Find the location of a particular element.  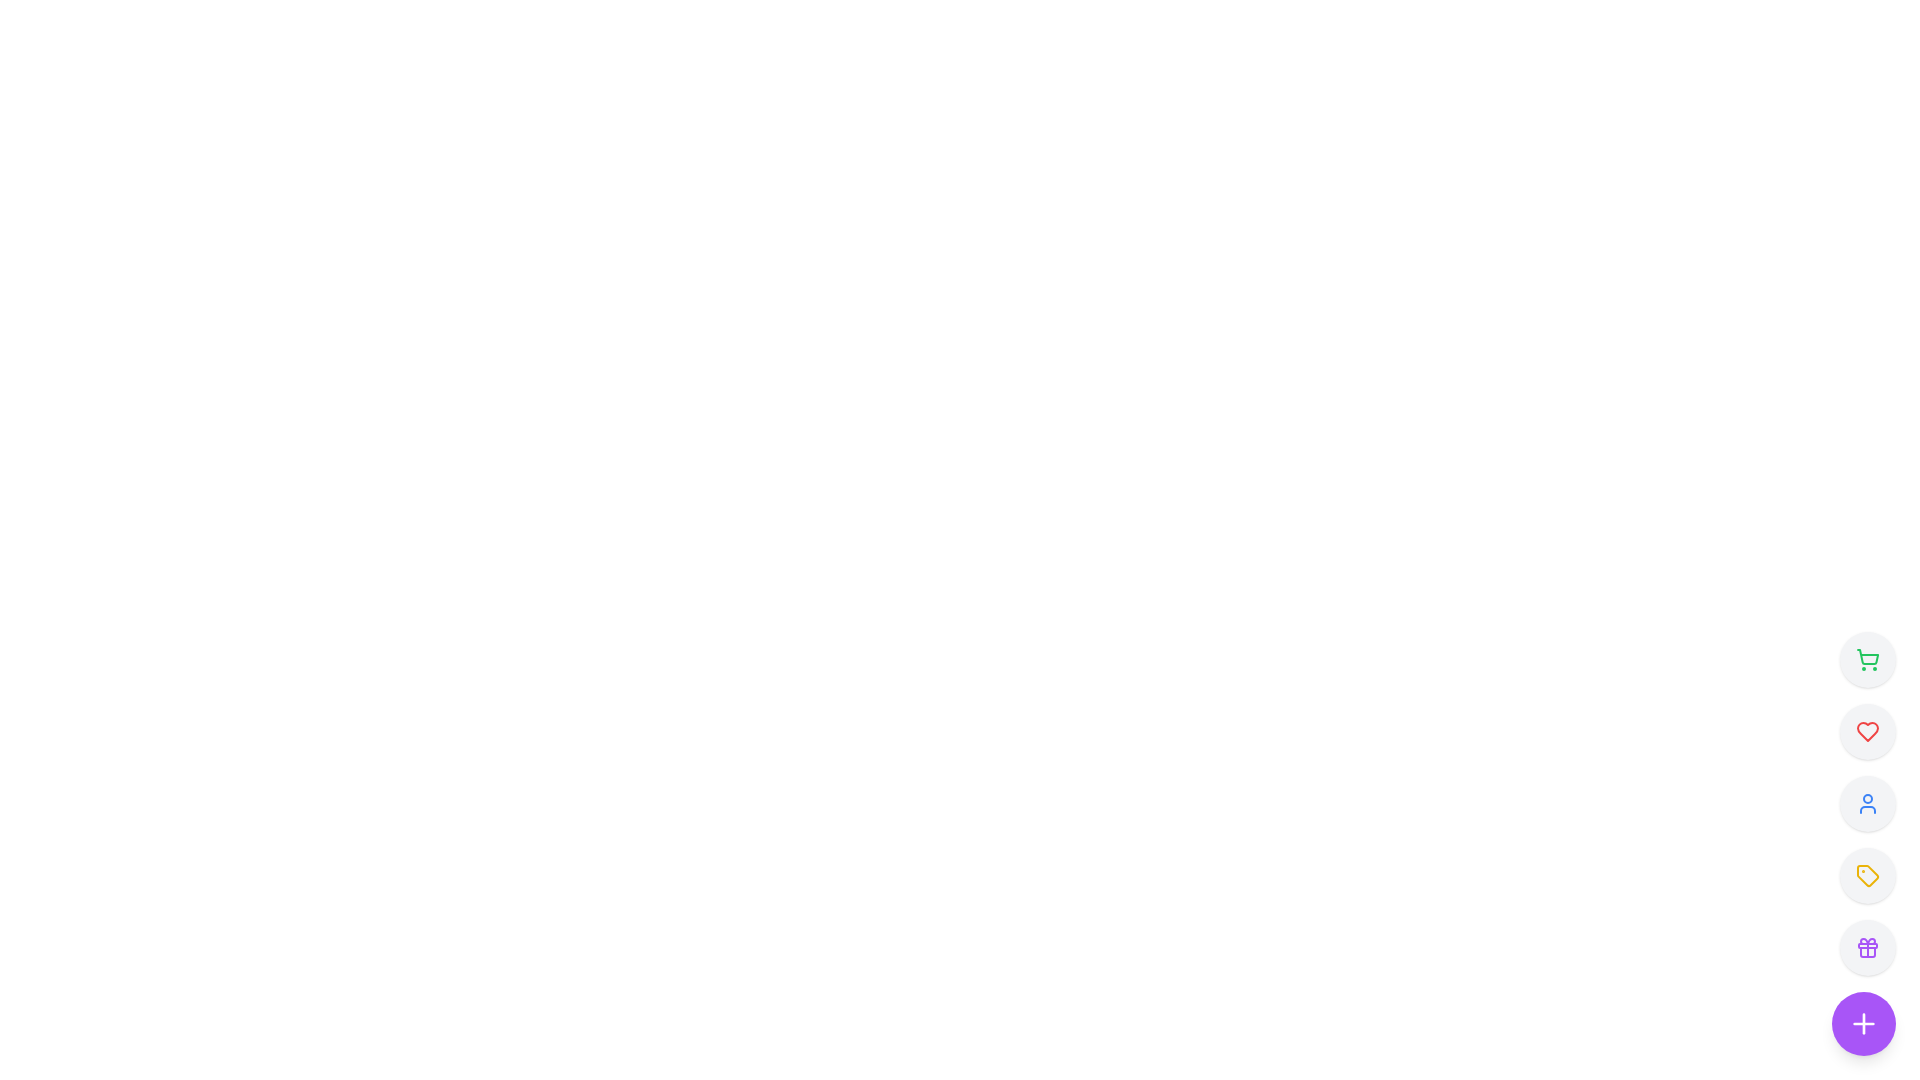

the fifth rounded button in the vertical series located at the bottom right of the interface is located at coordinates (1866, 874).